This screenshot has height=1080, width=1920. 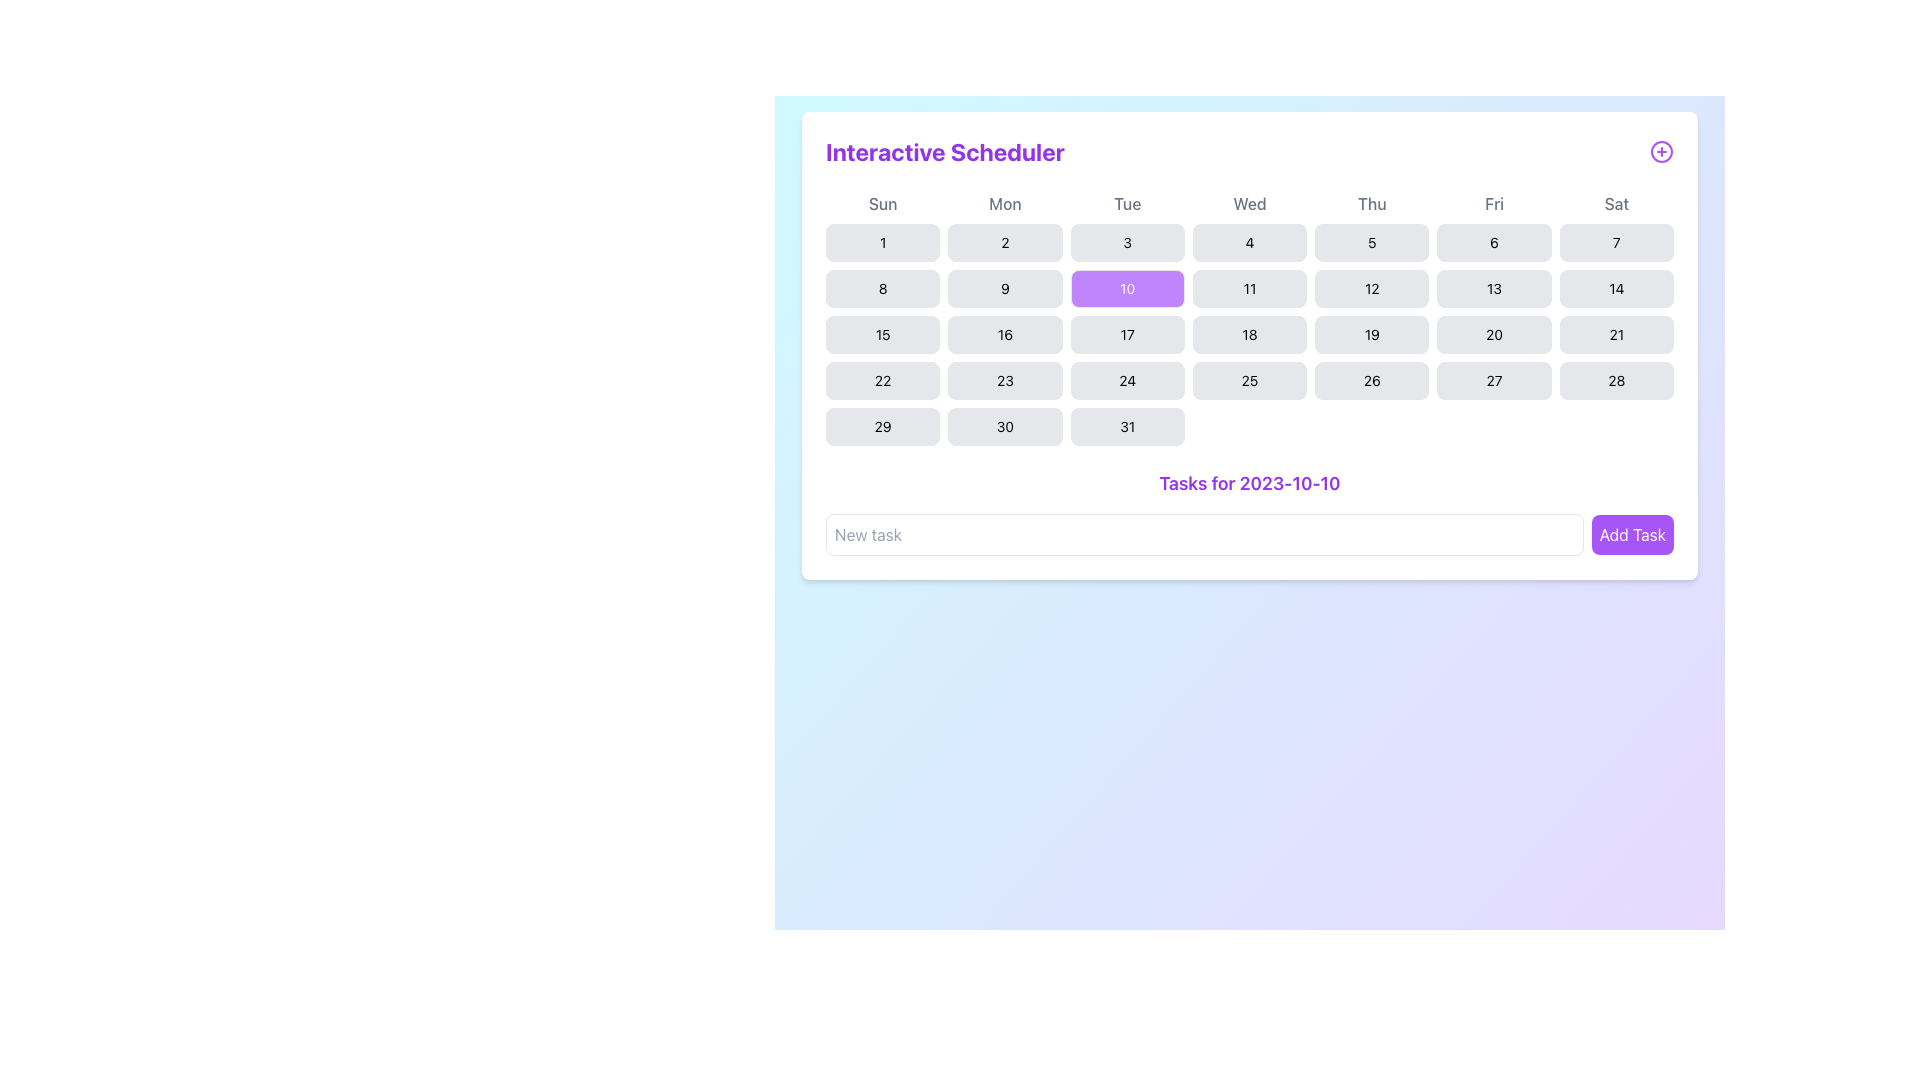 What do you see at coordinates (1371, 289) in the screenshot?
I see `the selectable day button in the calendar located under 'Thu', in the fourth row and fifth column` at bounding box center [1371, 289].